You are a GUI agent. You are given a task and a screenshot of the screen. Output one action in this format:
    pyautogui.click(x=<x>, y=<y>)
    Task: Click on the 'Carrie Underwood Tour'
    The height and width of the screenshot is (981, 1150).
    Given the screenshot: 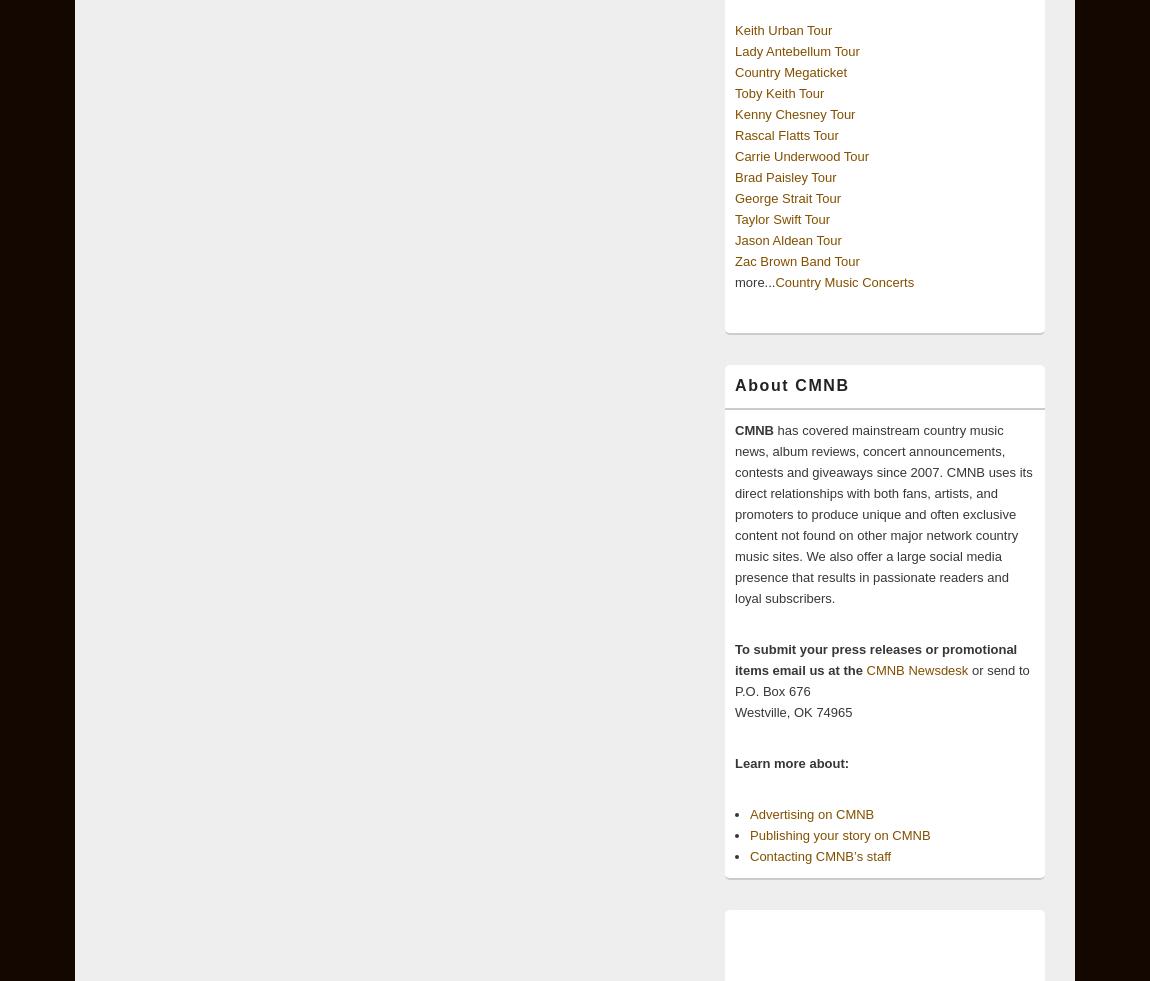 What is the action you would take?
    pyautogui.click(x=801, y=155)
    